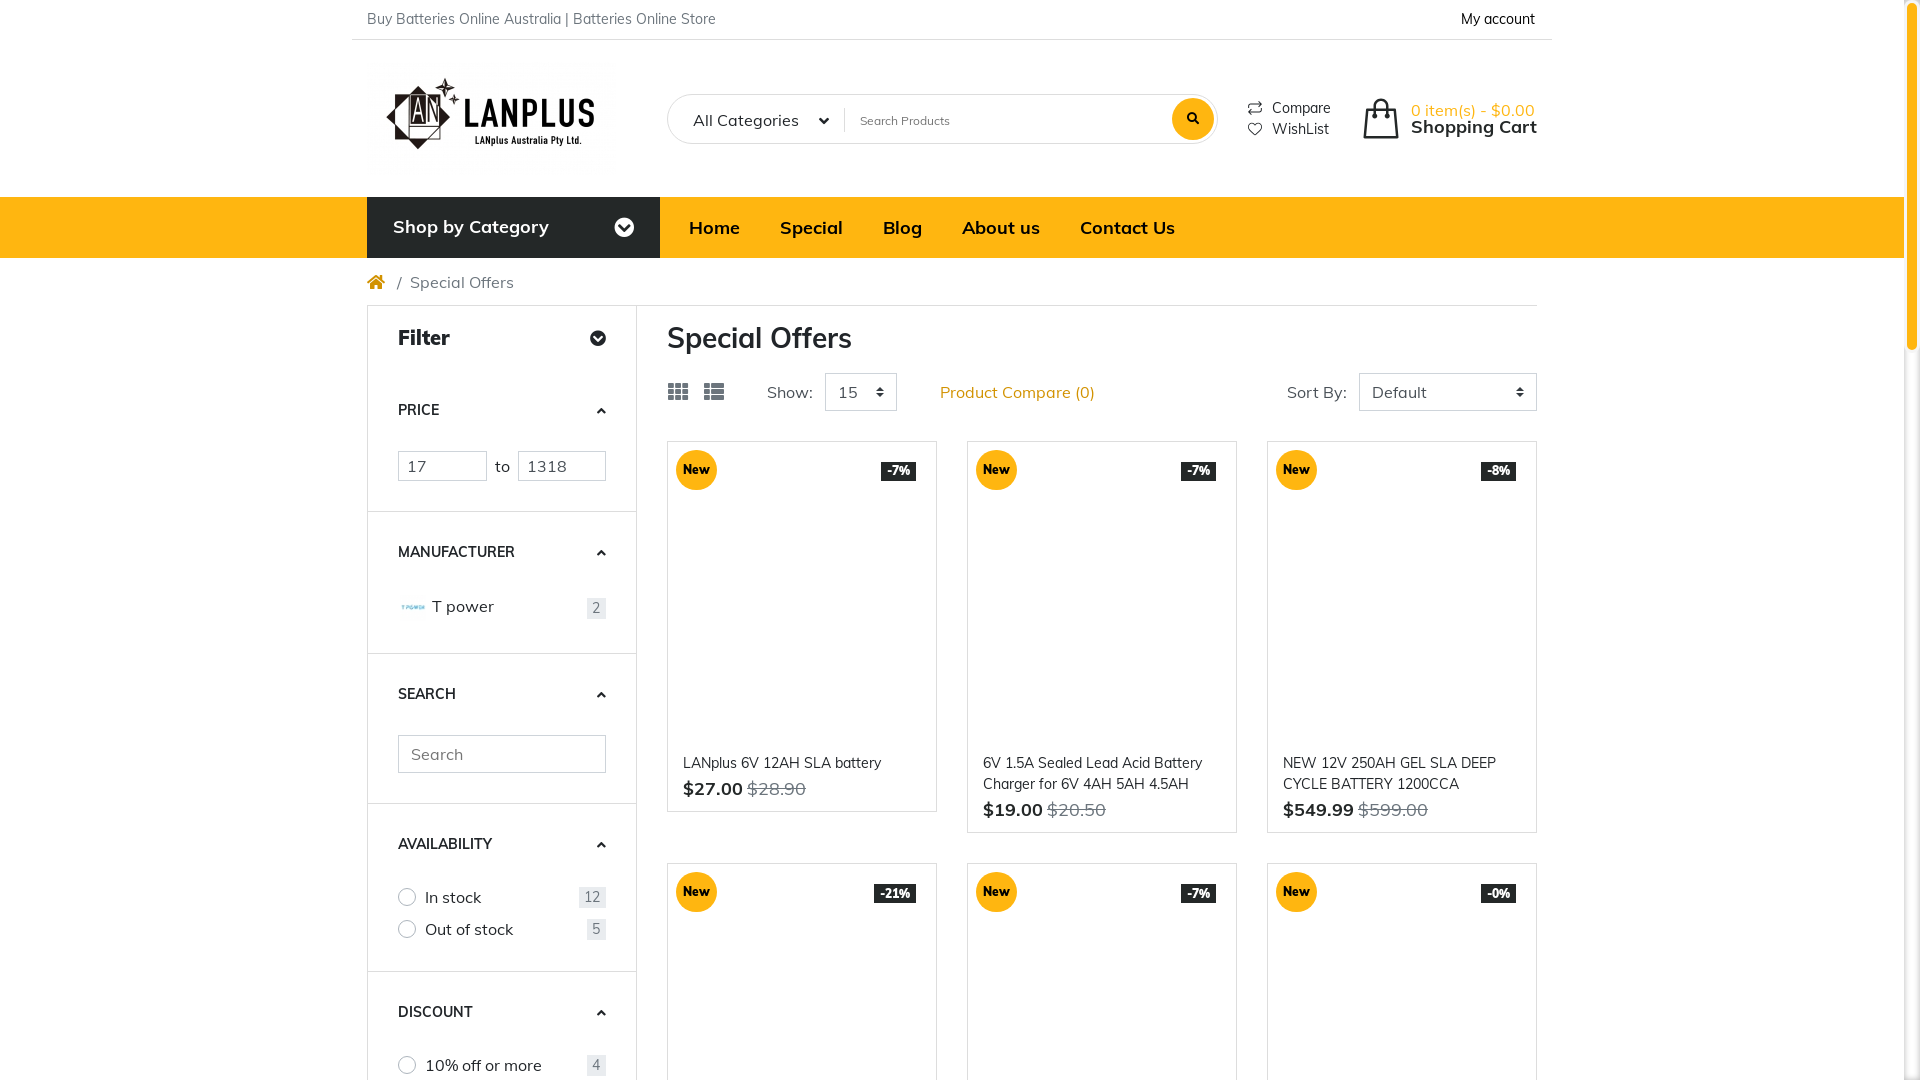 This screenshot has width=1920, height=1080. I want to click on 'Compare this Product', so click(1146, 422).